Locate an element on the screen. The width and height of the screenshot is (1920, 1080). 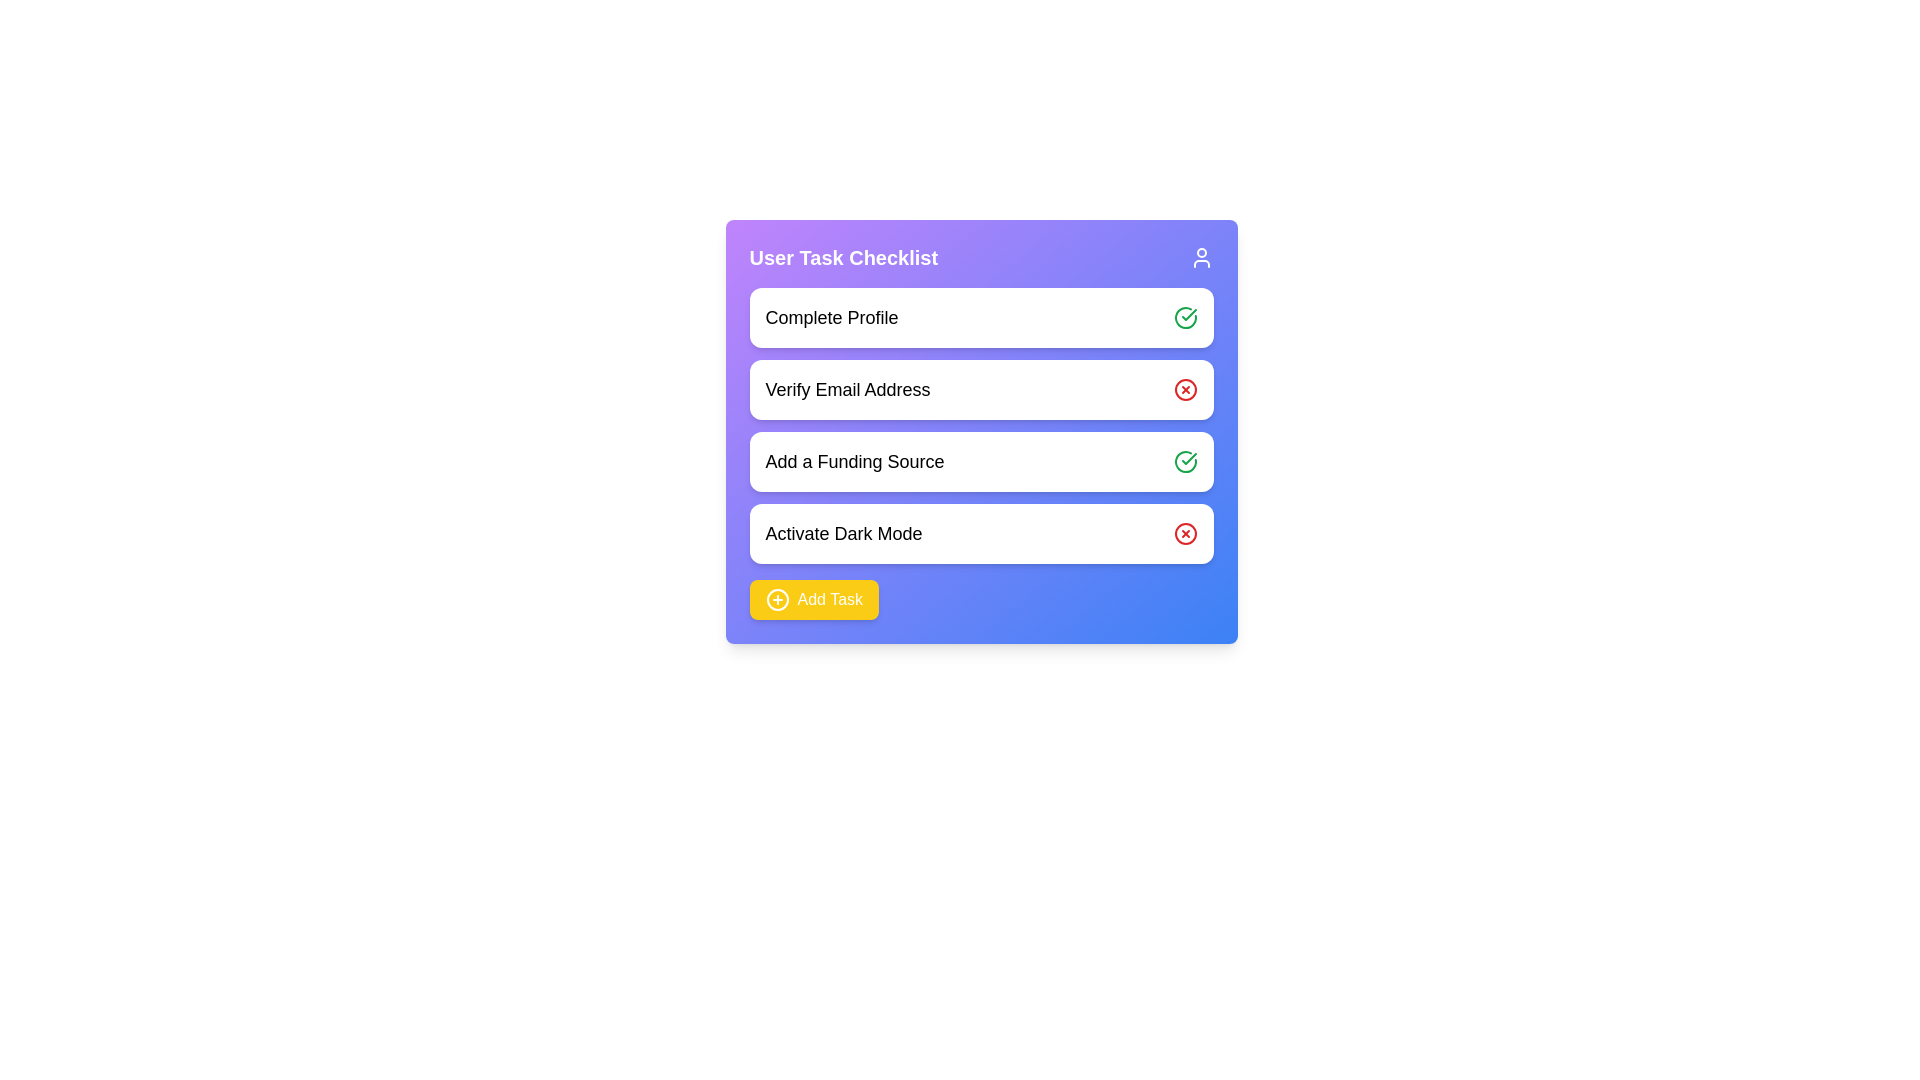
the second item in the User Task Checklist, which is the task to verify the user's email address is located at coordinates (981, 424).